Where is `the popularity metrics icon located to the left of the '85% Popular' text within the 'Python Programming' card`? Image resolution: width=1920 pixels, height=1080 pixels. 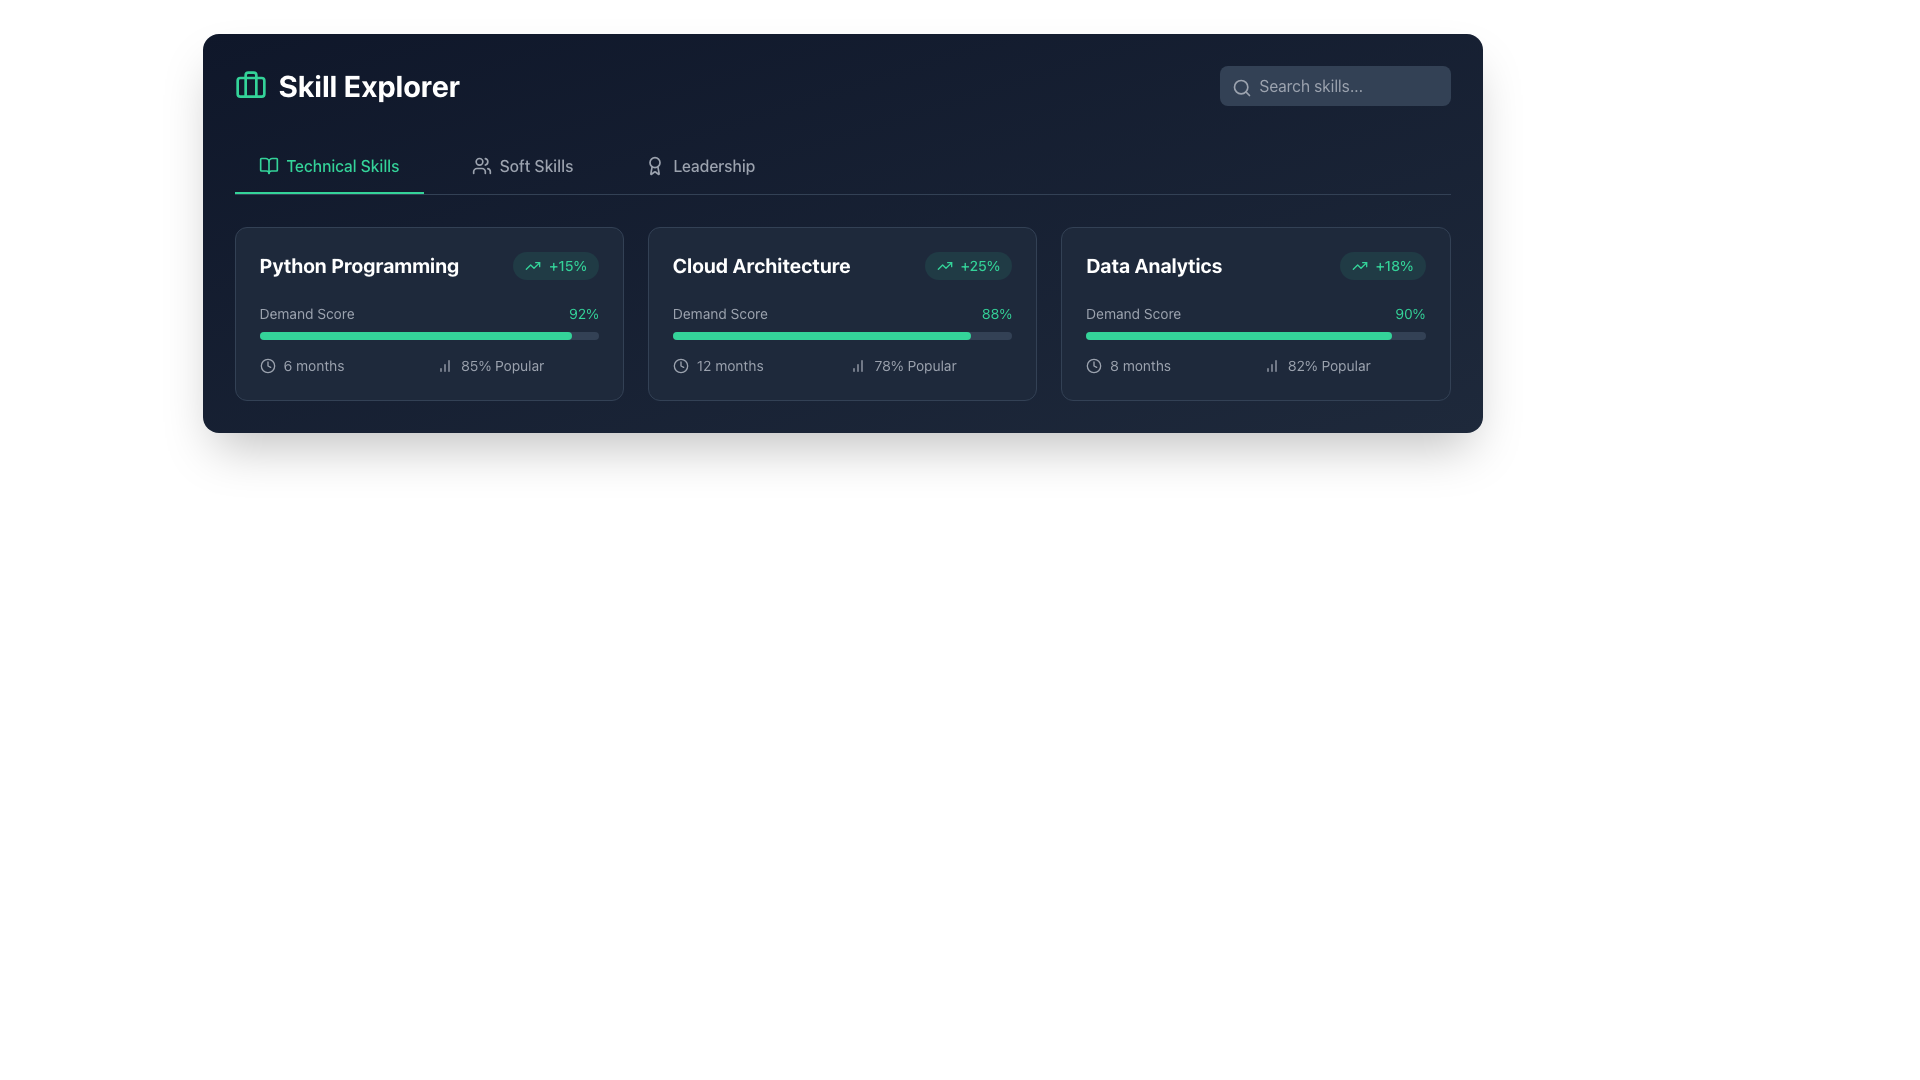
the popularity metrics icon located to the left of the '85% Popular' text within the 'Python Programming' card is located at coordinates (444, 366).